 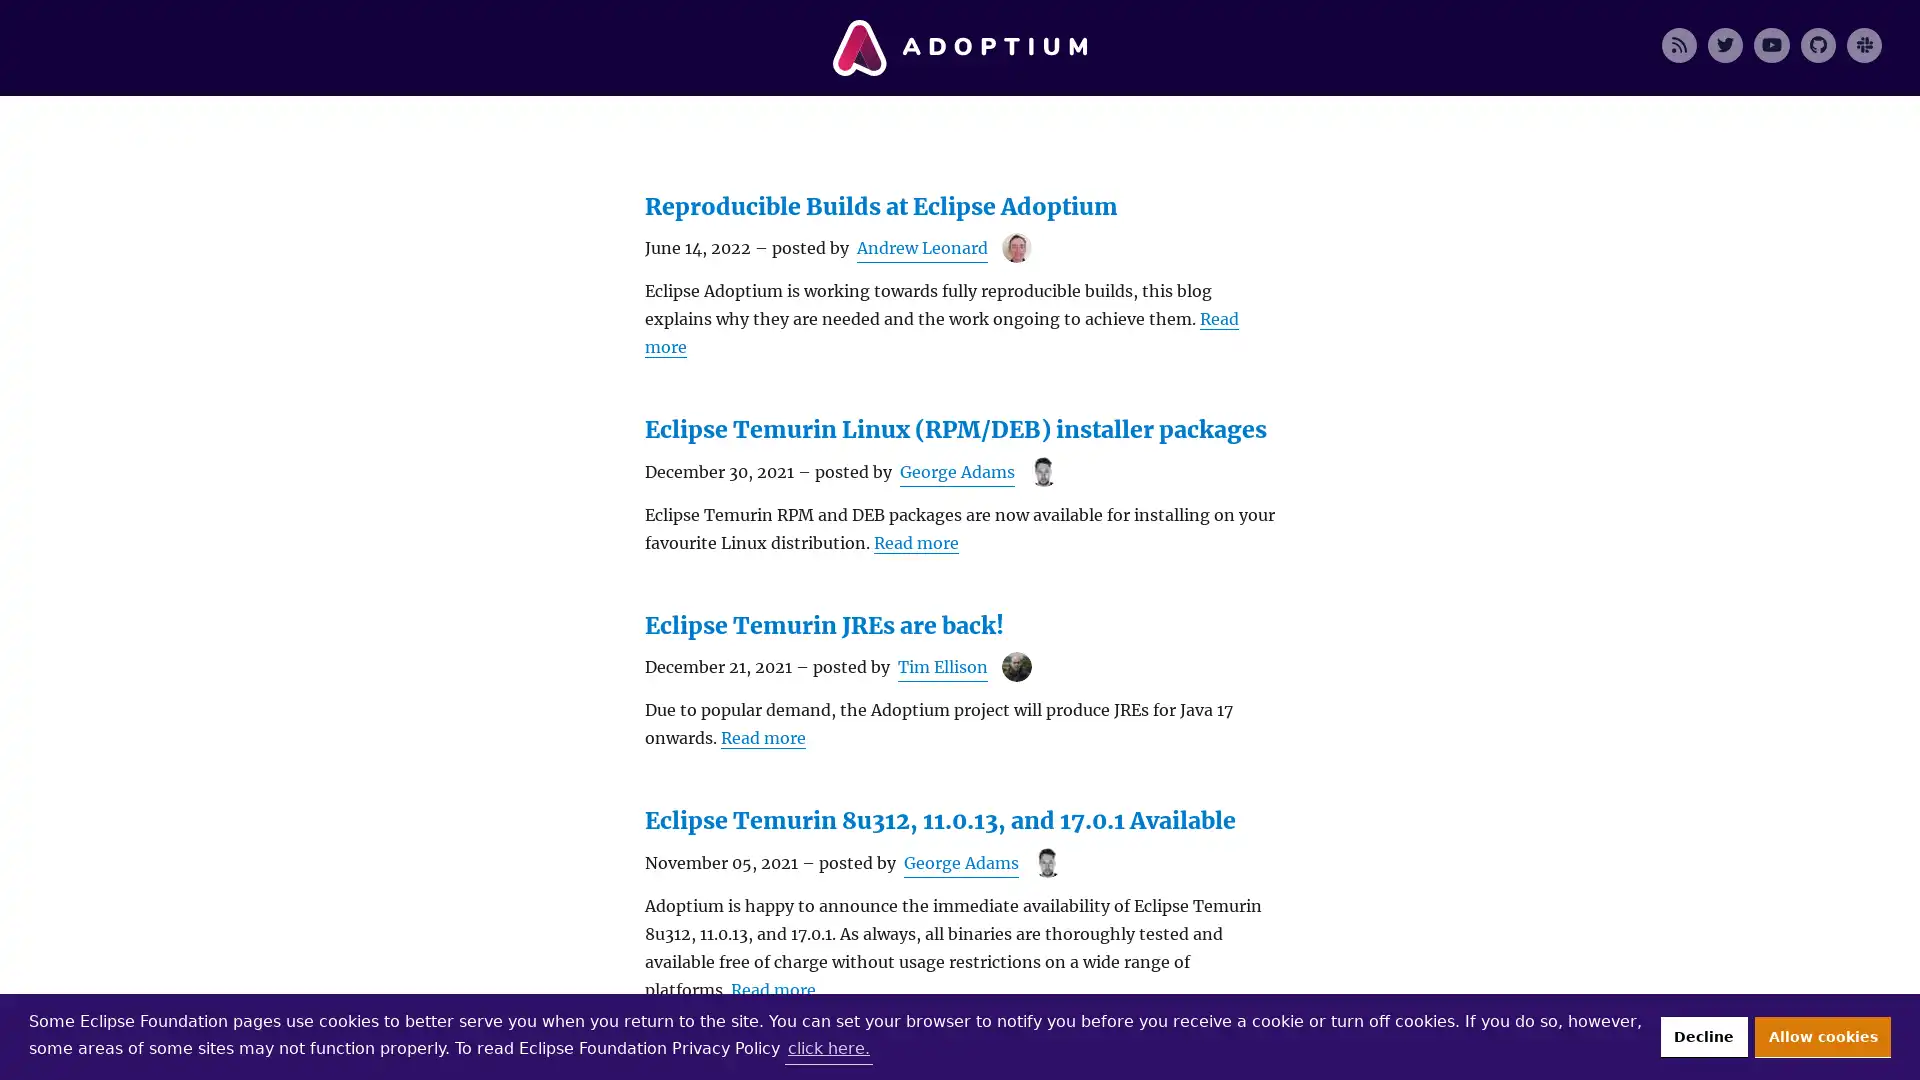 What do you see at coordinates (828, 1047) in the screenshot?
I see `learn more about cookies` at bounding box center [828, 1047].